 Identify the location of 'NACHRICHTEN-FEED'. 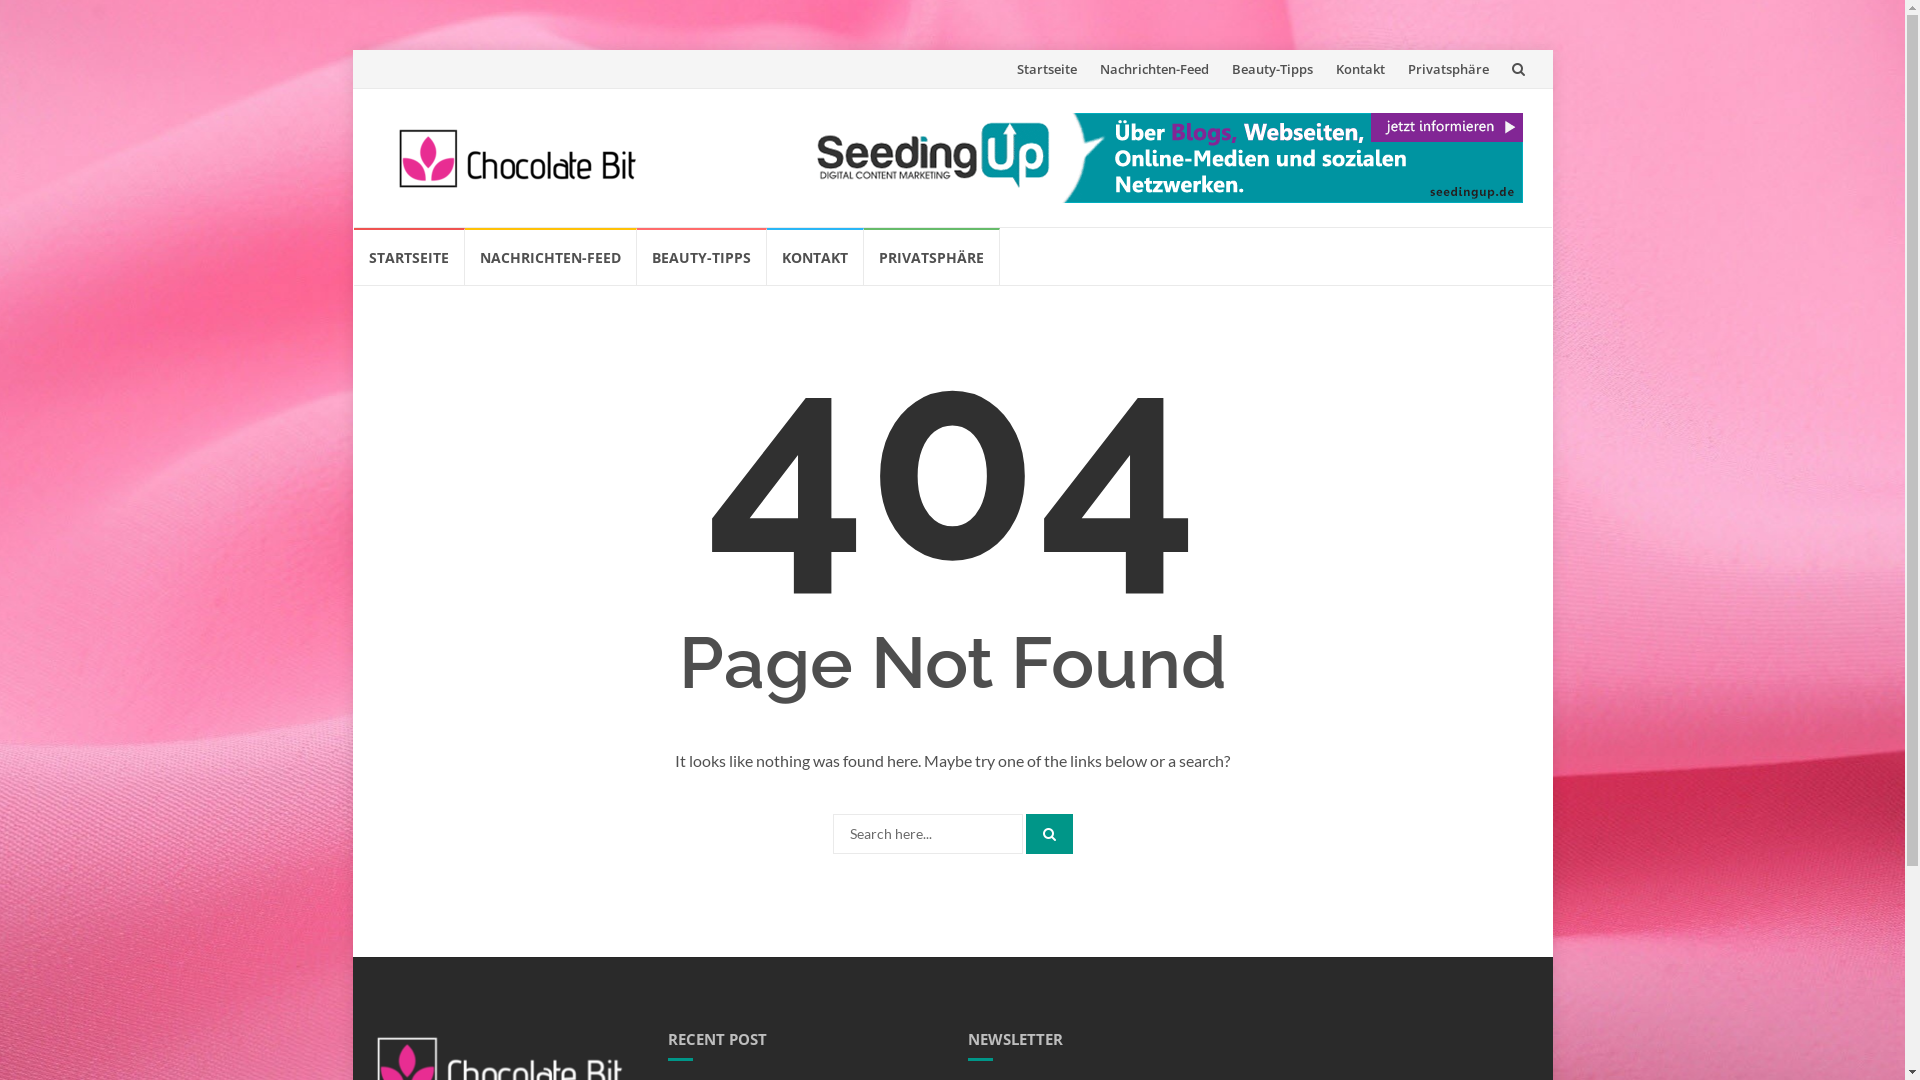
(550, 255).